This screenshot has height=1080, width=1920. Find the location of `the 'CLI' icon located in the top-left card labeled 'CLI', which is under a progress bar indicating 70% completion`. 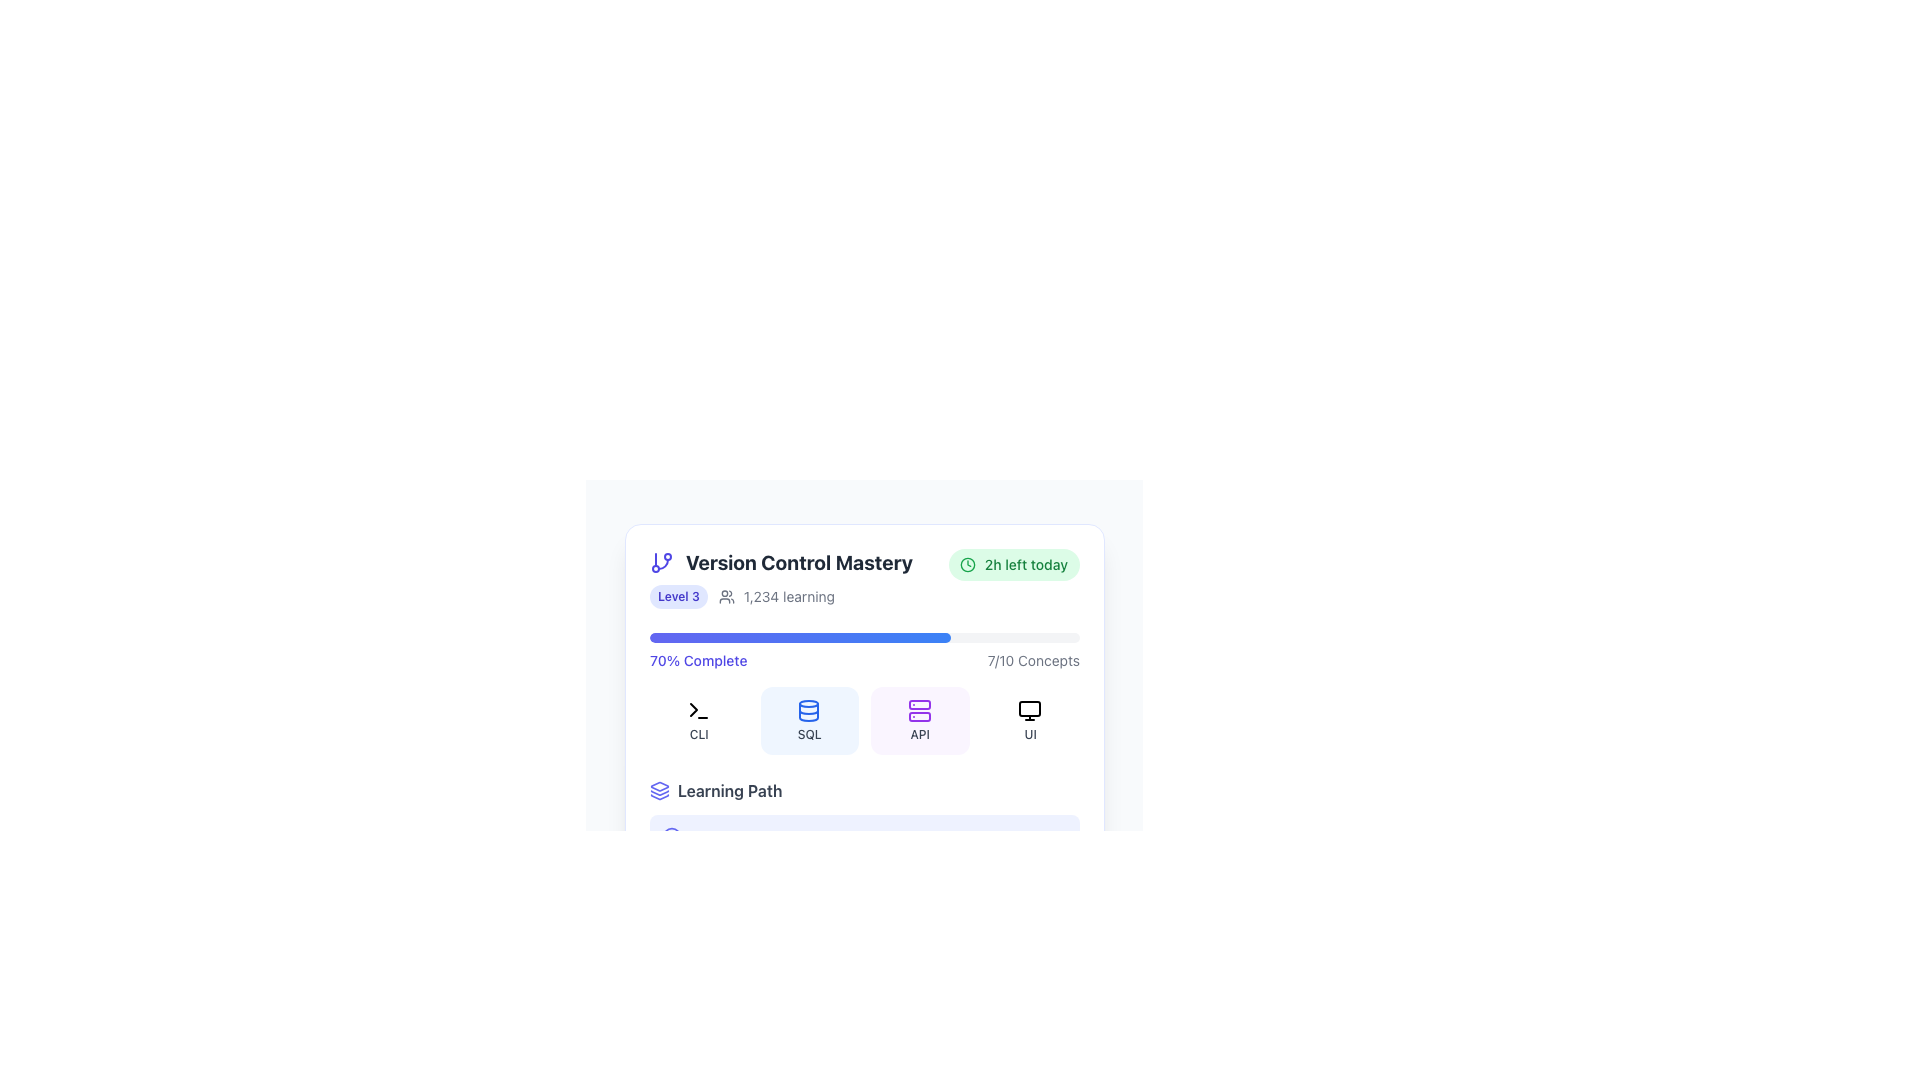

the 'CLI' icon located in the top-left card labeled 'CLI', which is under a progress bar indicating 70% completion is located at coordinates (698, 709).